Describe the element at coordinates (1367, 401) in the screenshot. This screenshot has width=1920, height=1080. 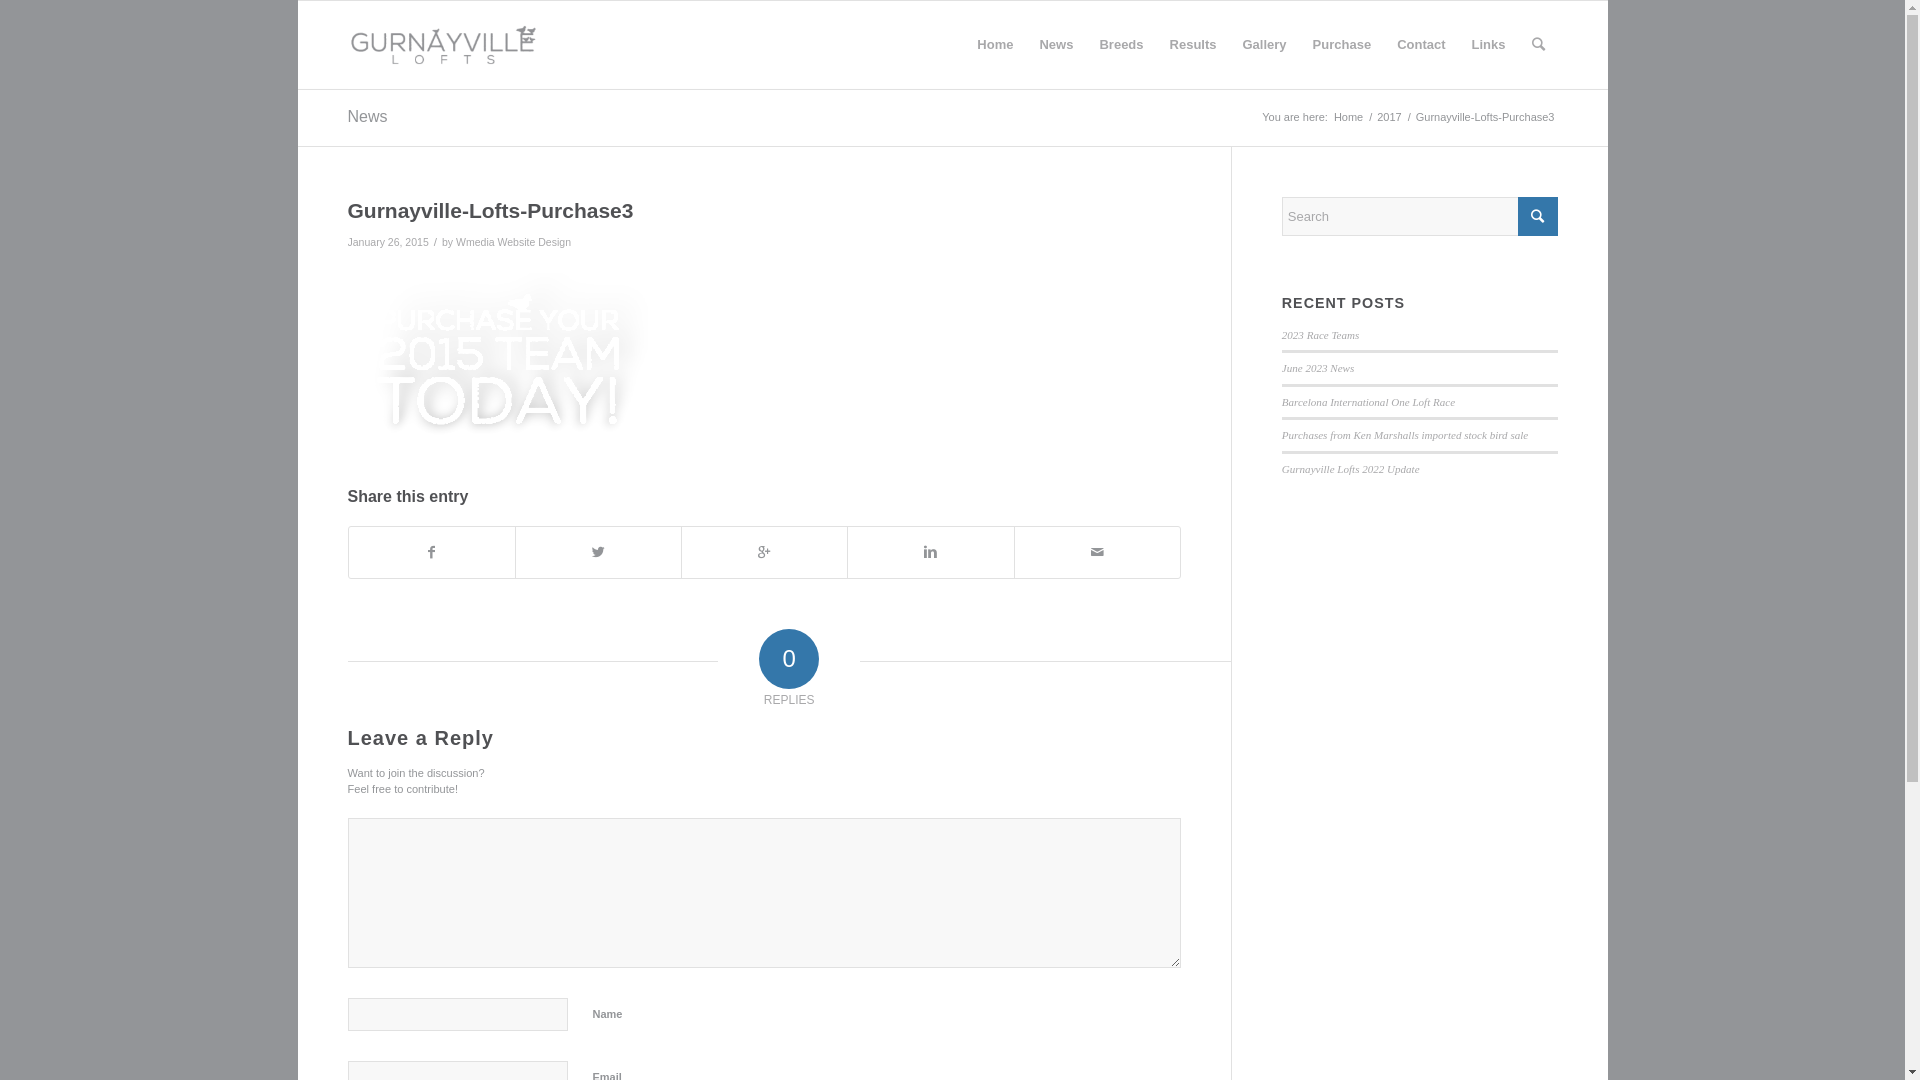
I see `'Barcelona International One Loft Race'` at that location.